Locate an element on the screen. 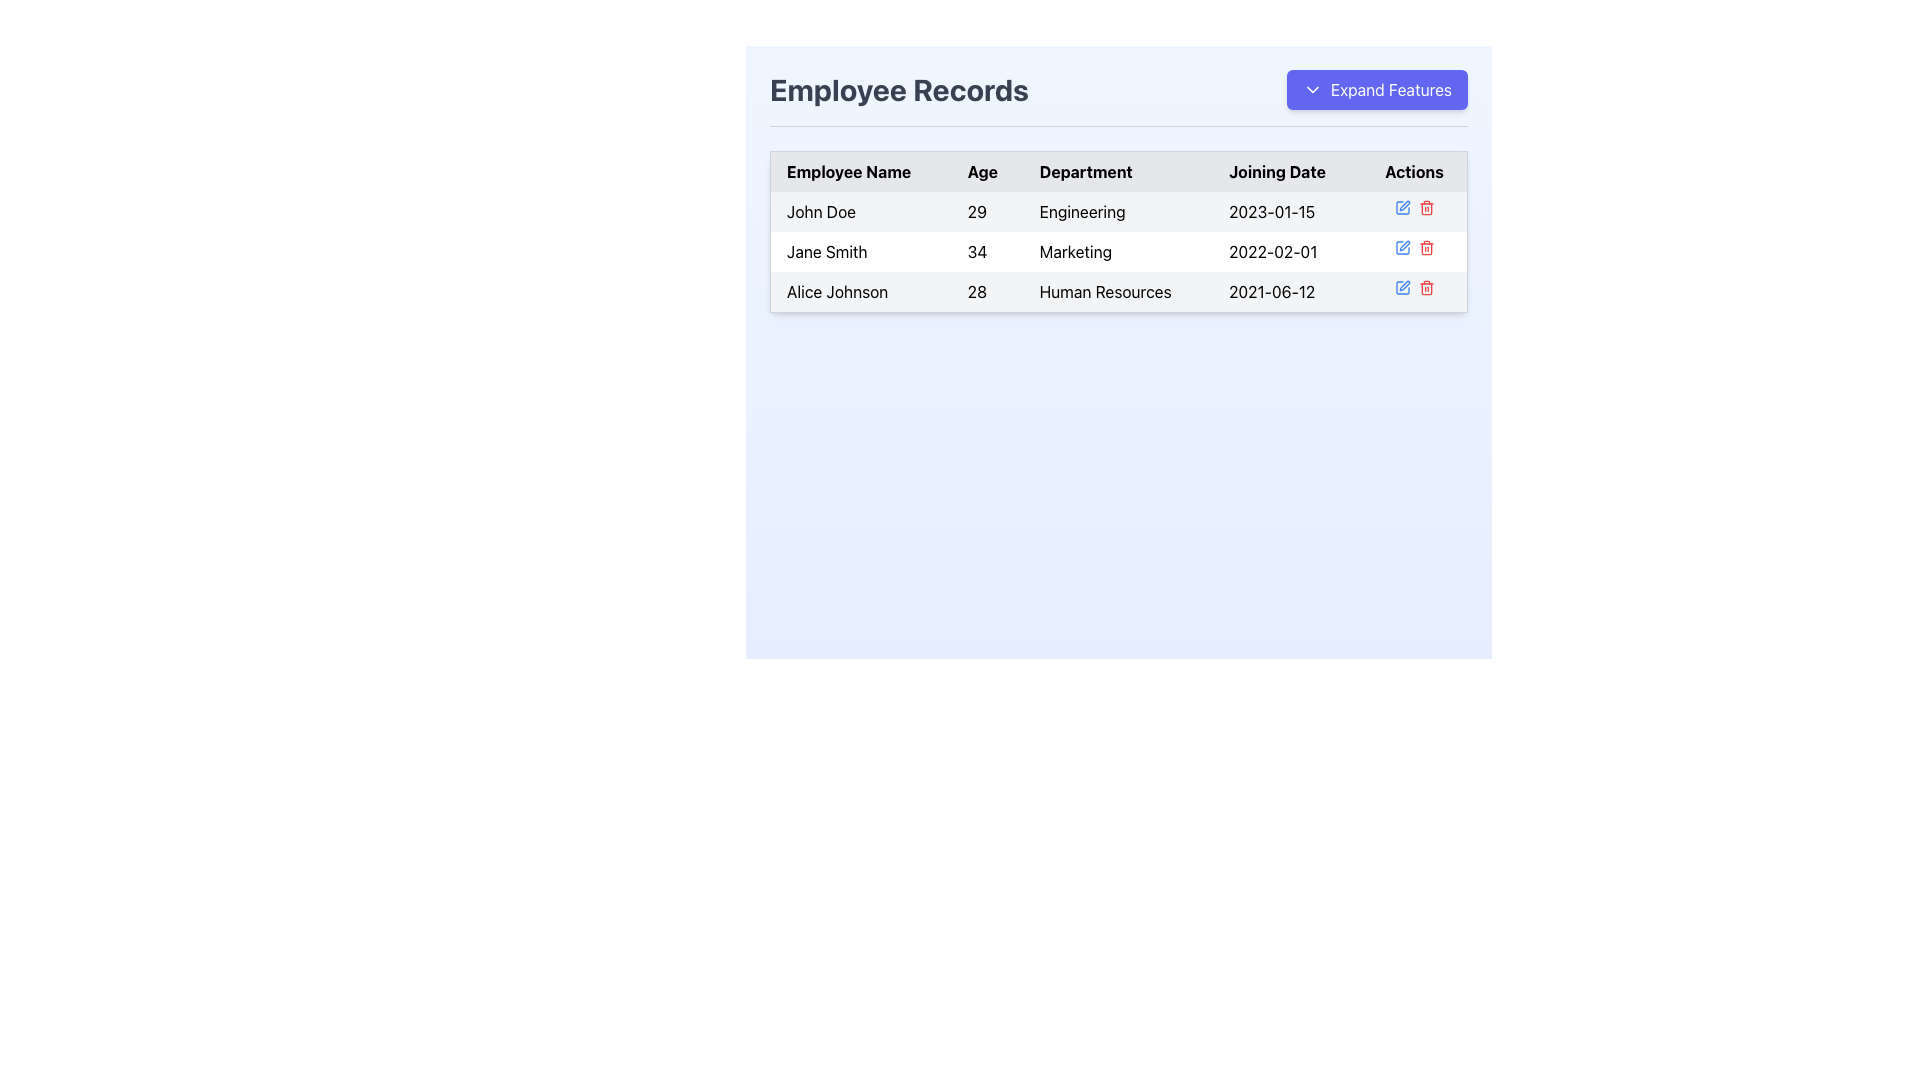 This screenshot has width=1920, height=1080. the Text label serving as a table header that indicates employee names is located at coordinates (861, 170).